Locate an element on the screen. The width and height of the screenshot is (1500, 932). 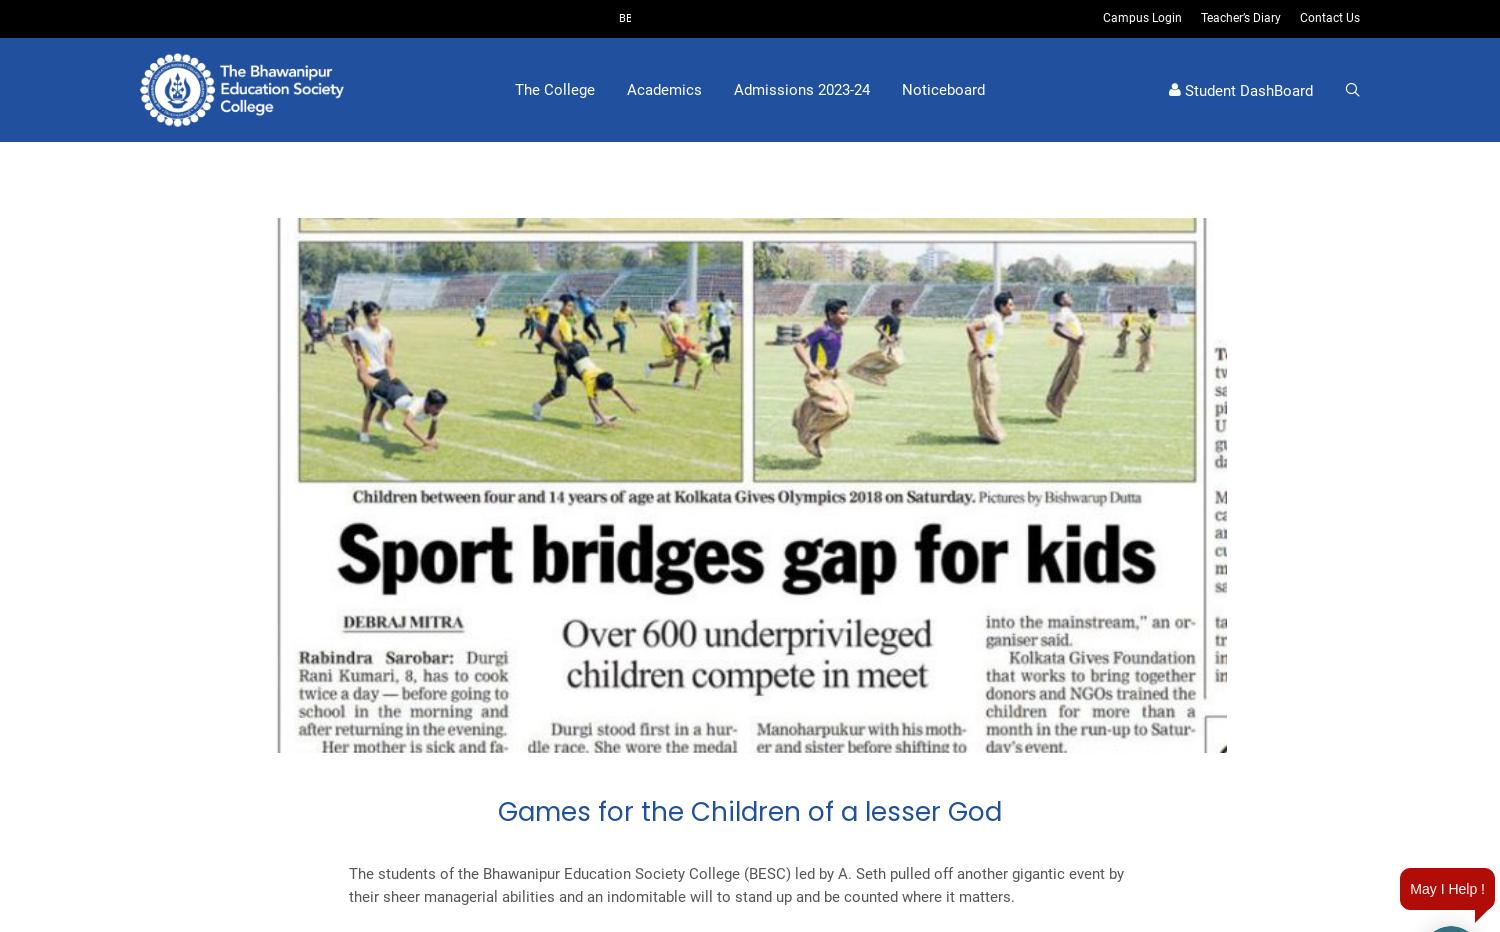
'Academics' is located at coordinates (664, 94).